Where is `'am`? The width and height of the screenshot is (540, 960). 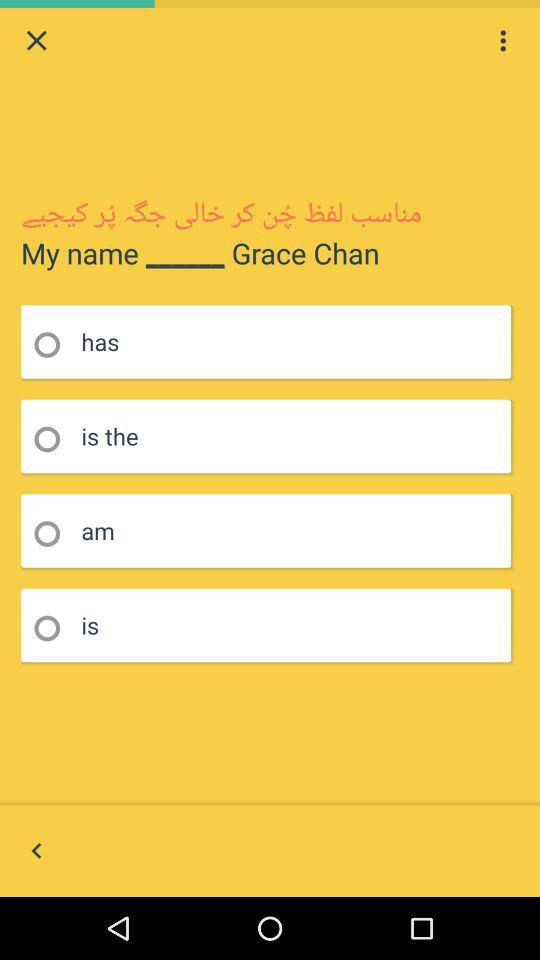
'am is located at coordinates (53, 533).